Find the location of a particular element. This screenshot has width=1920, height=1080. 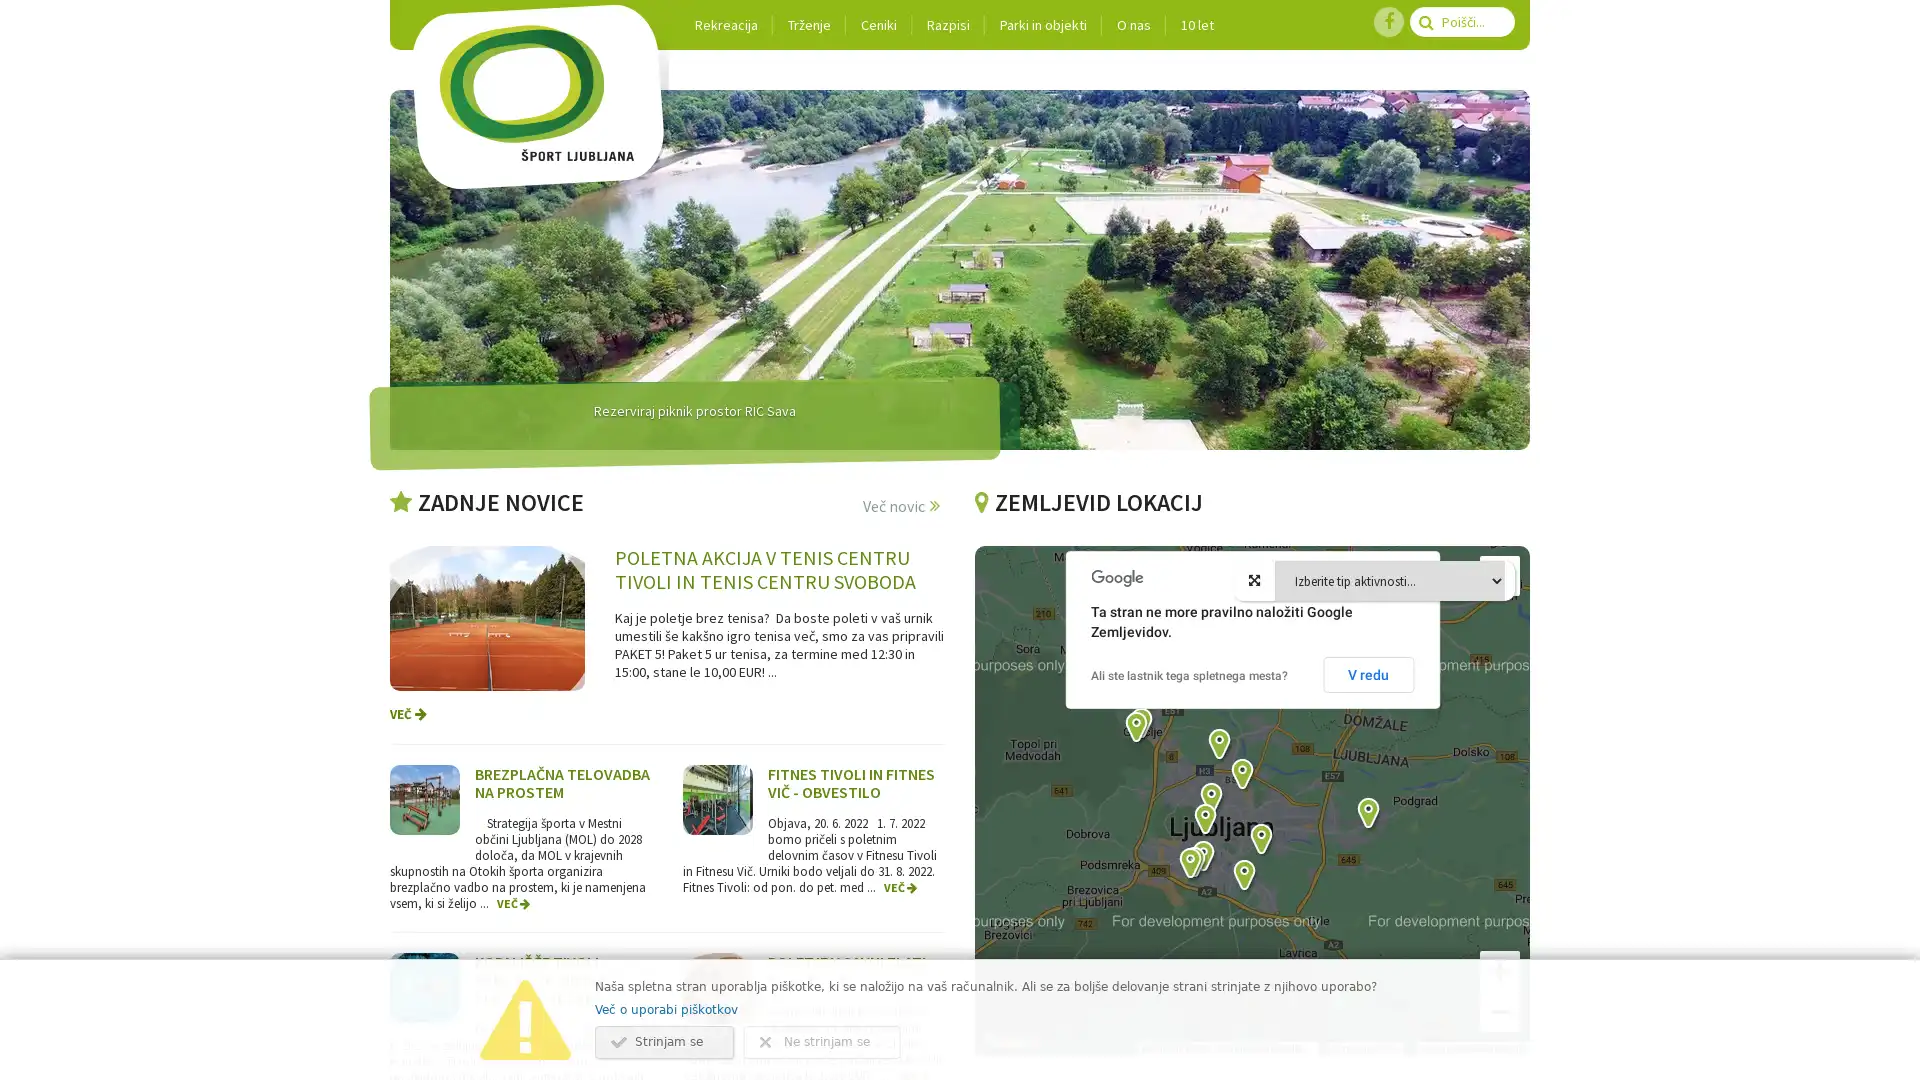

Povecaj is located at coordinates (1499, 970).